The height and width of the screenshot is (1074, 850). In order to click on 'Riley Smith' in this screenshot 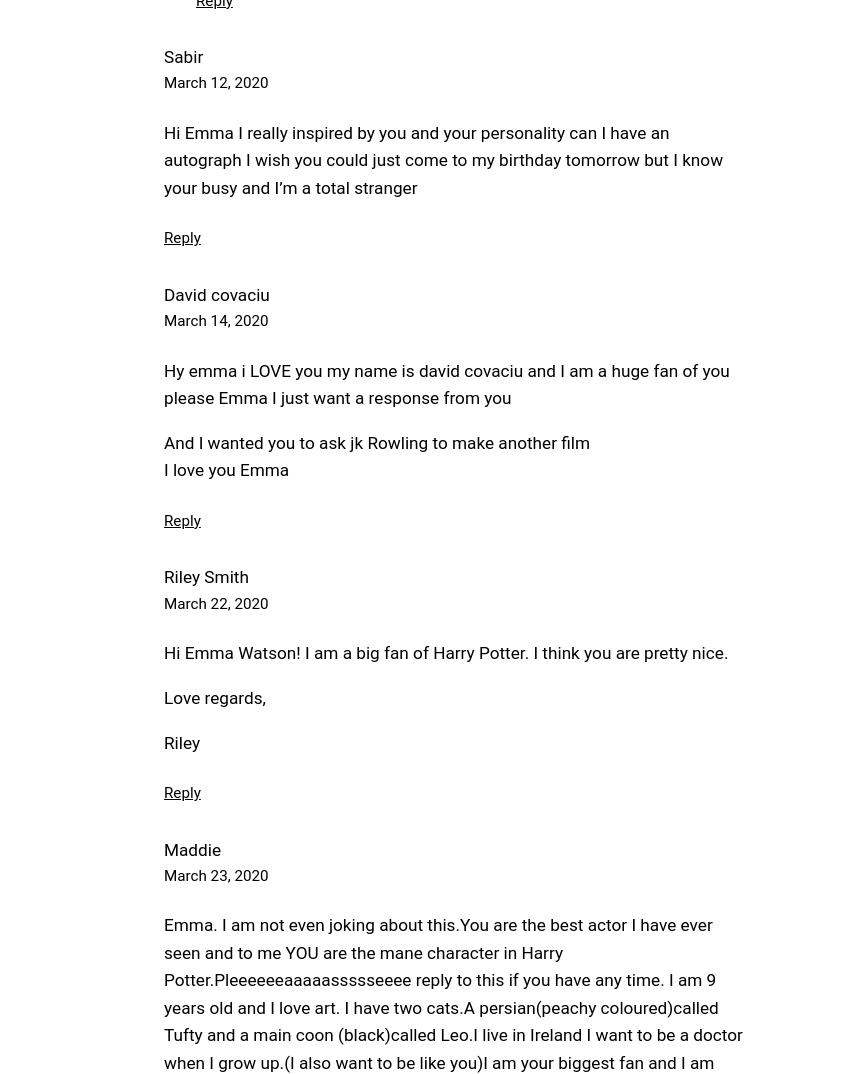, I will do `click(205, 575)`.